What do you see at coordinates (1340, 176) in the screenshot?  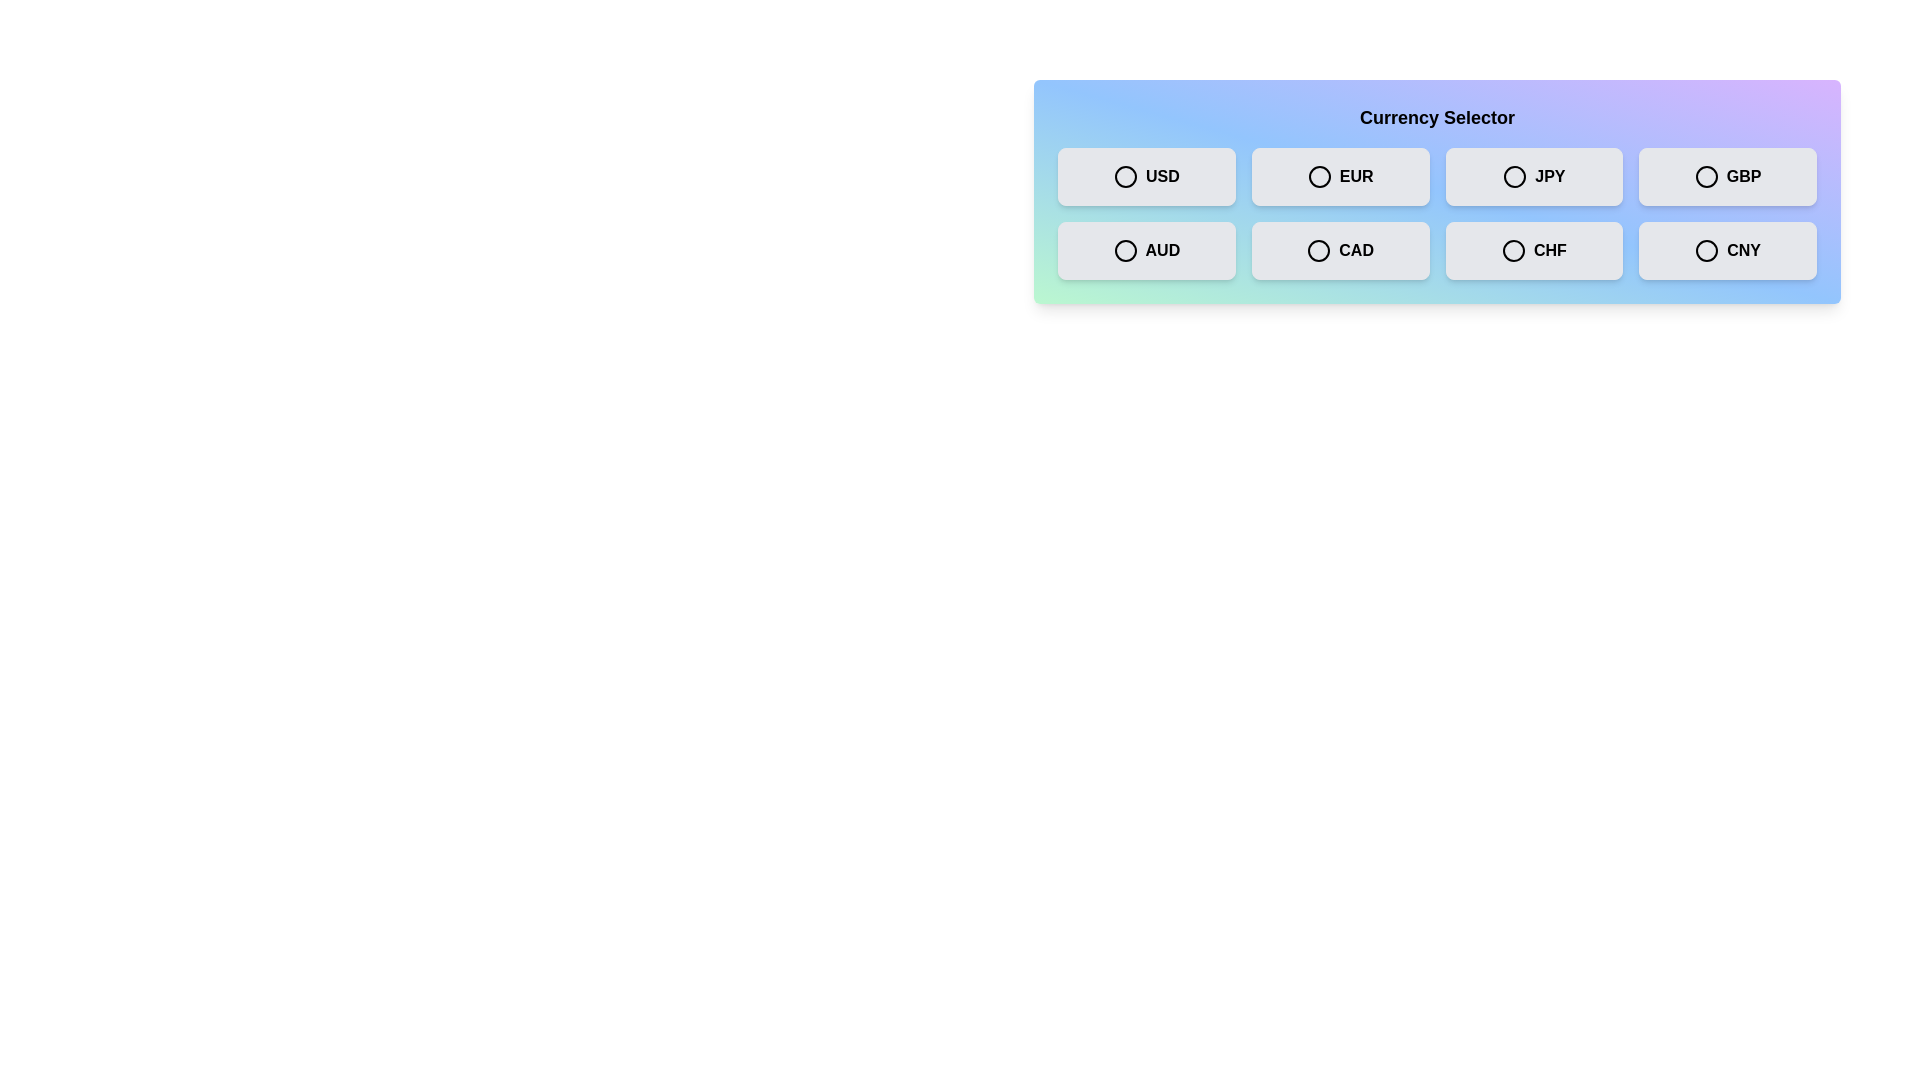 I see `the currency EUR by clicking on its respective button` at bounding box center [1340, 176].